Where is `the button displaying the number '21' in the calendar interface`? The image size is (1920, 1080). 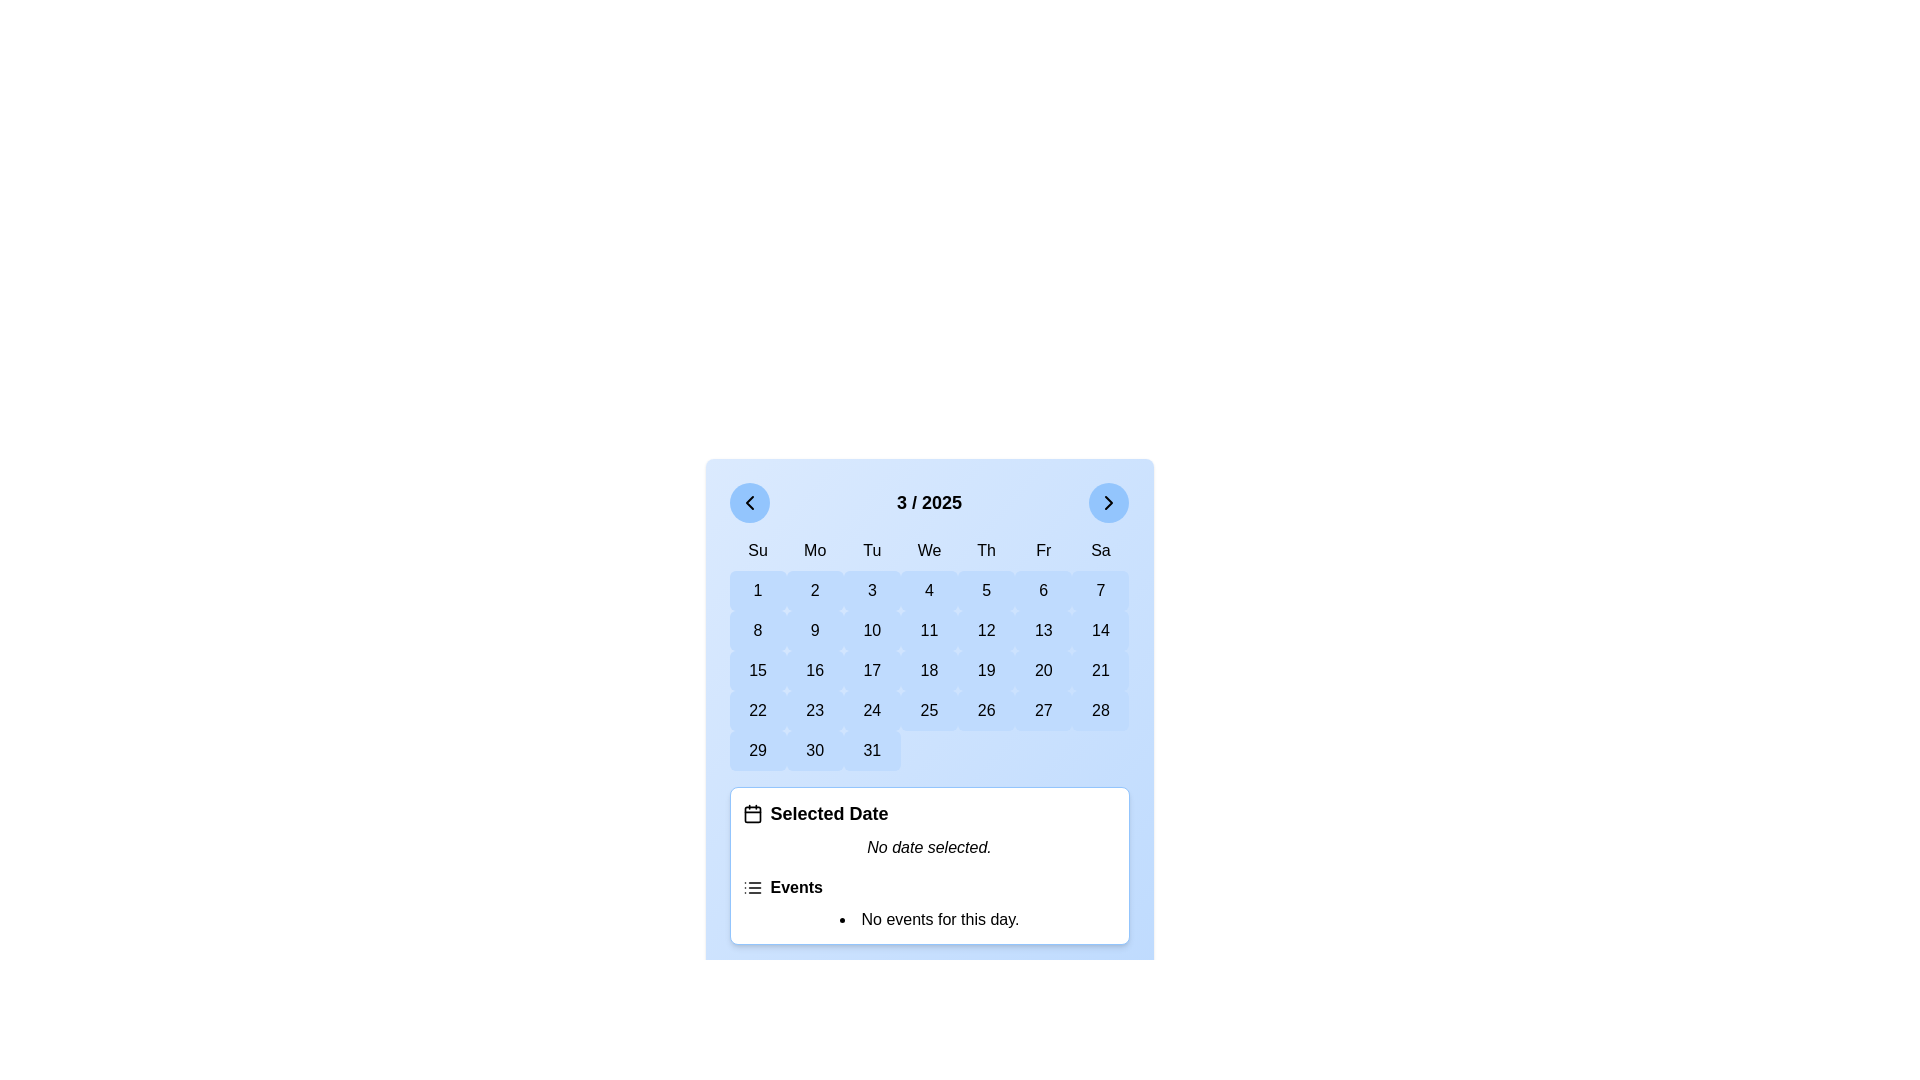
the button displaying the number '21' in the calendar interface is located at coordinates (1099, 671).